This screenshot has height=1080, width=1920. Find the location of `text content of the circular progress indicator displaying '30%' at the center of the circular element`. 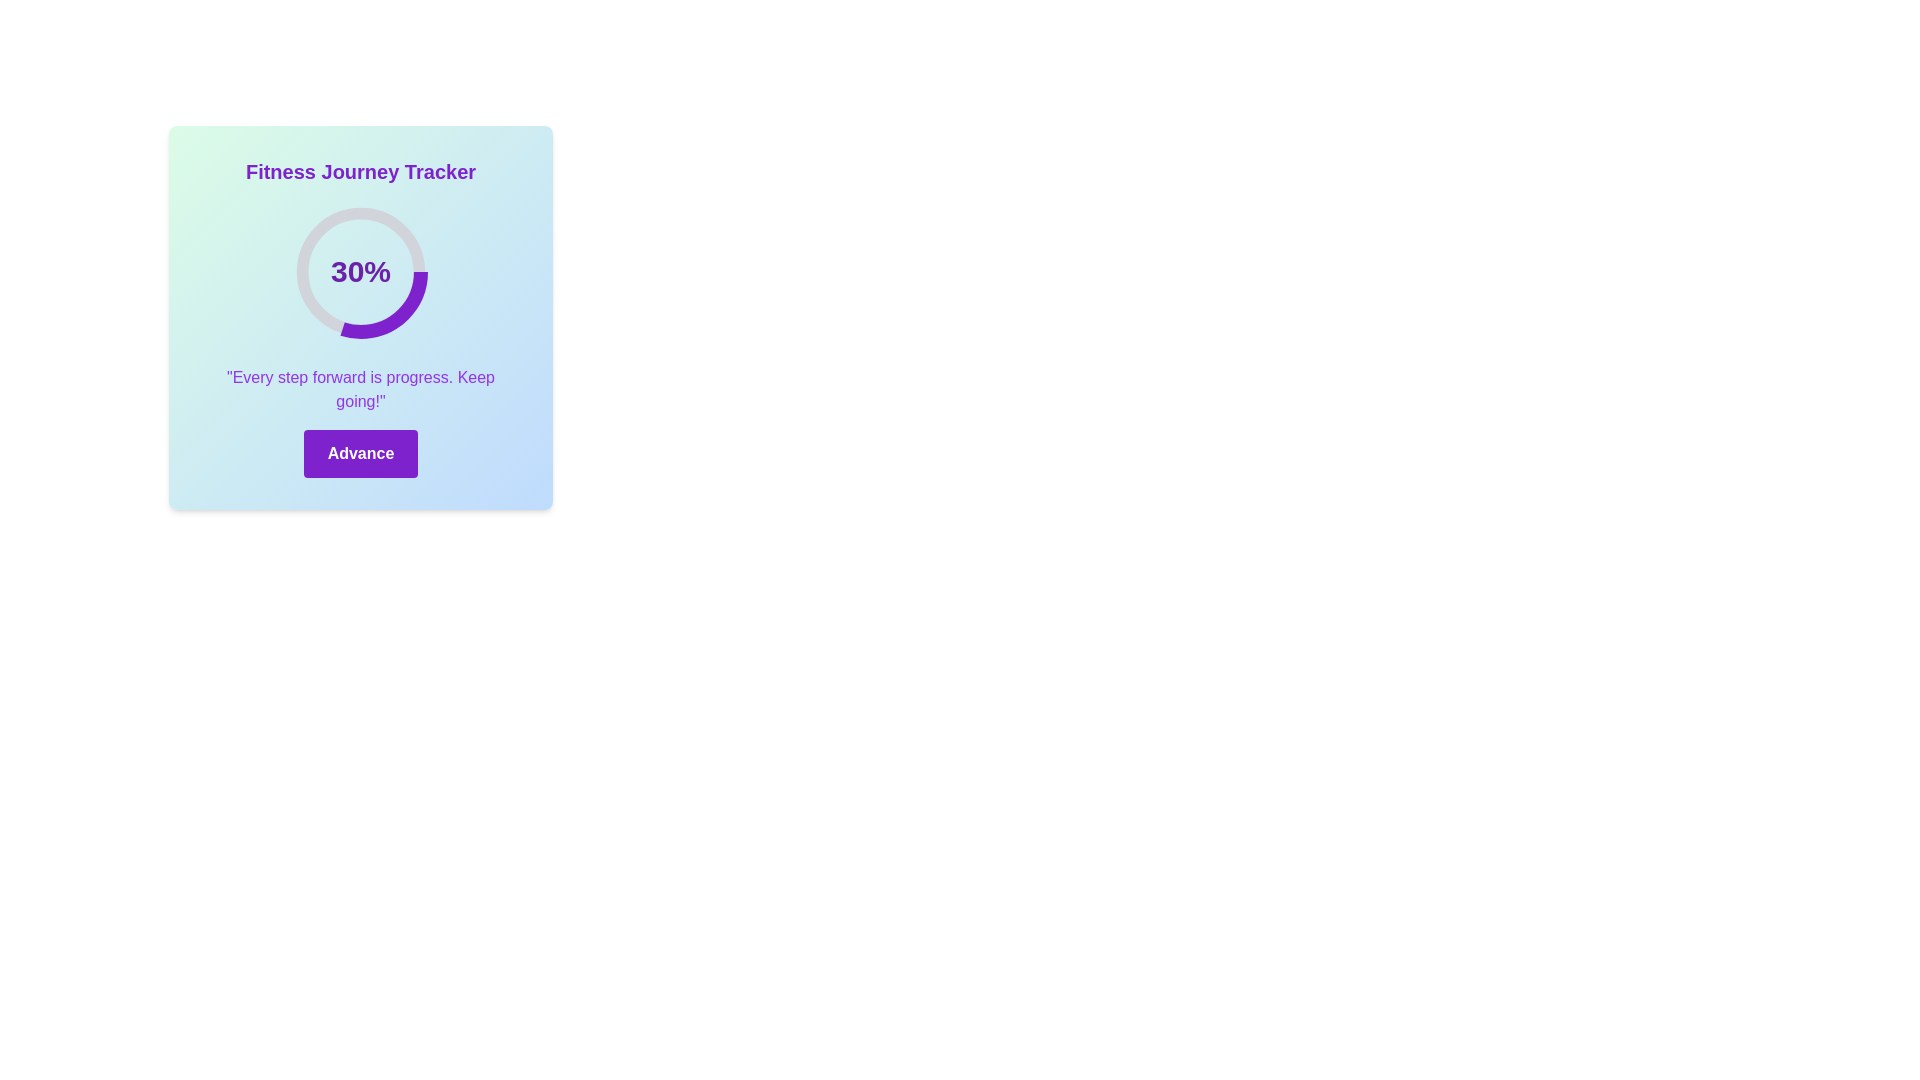

text content of the circular progress indicator displaying '30%' at the center of the circular element is located at coordinates (360, 272).